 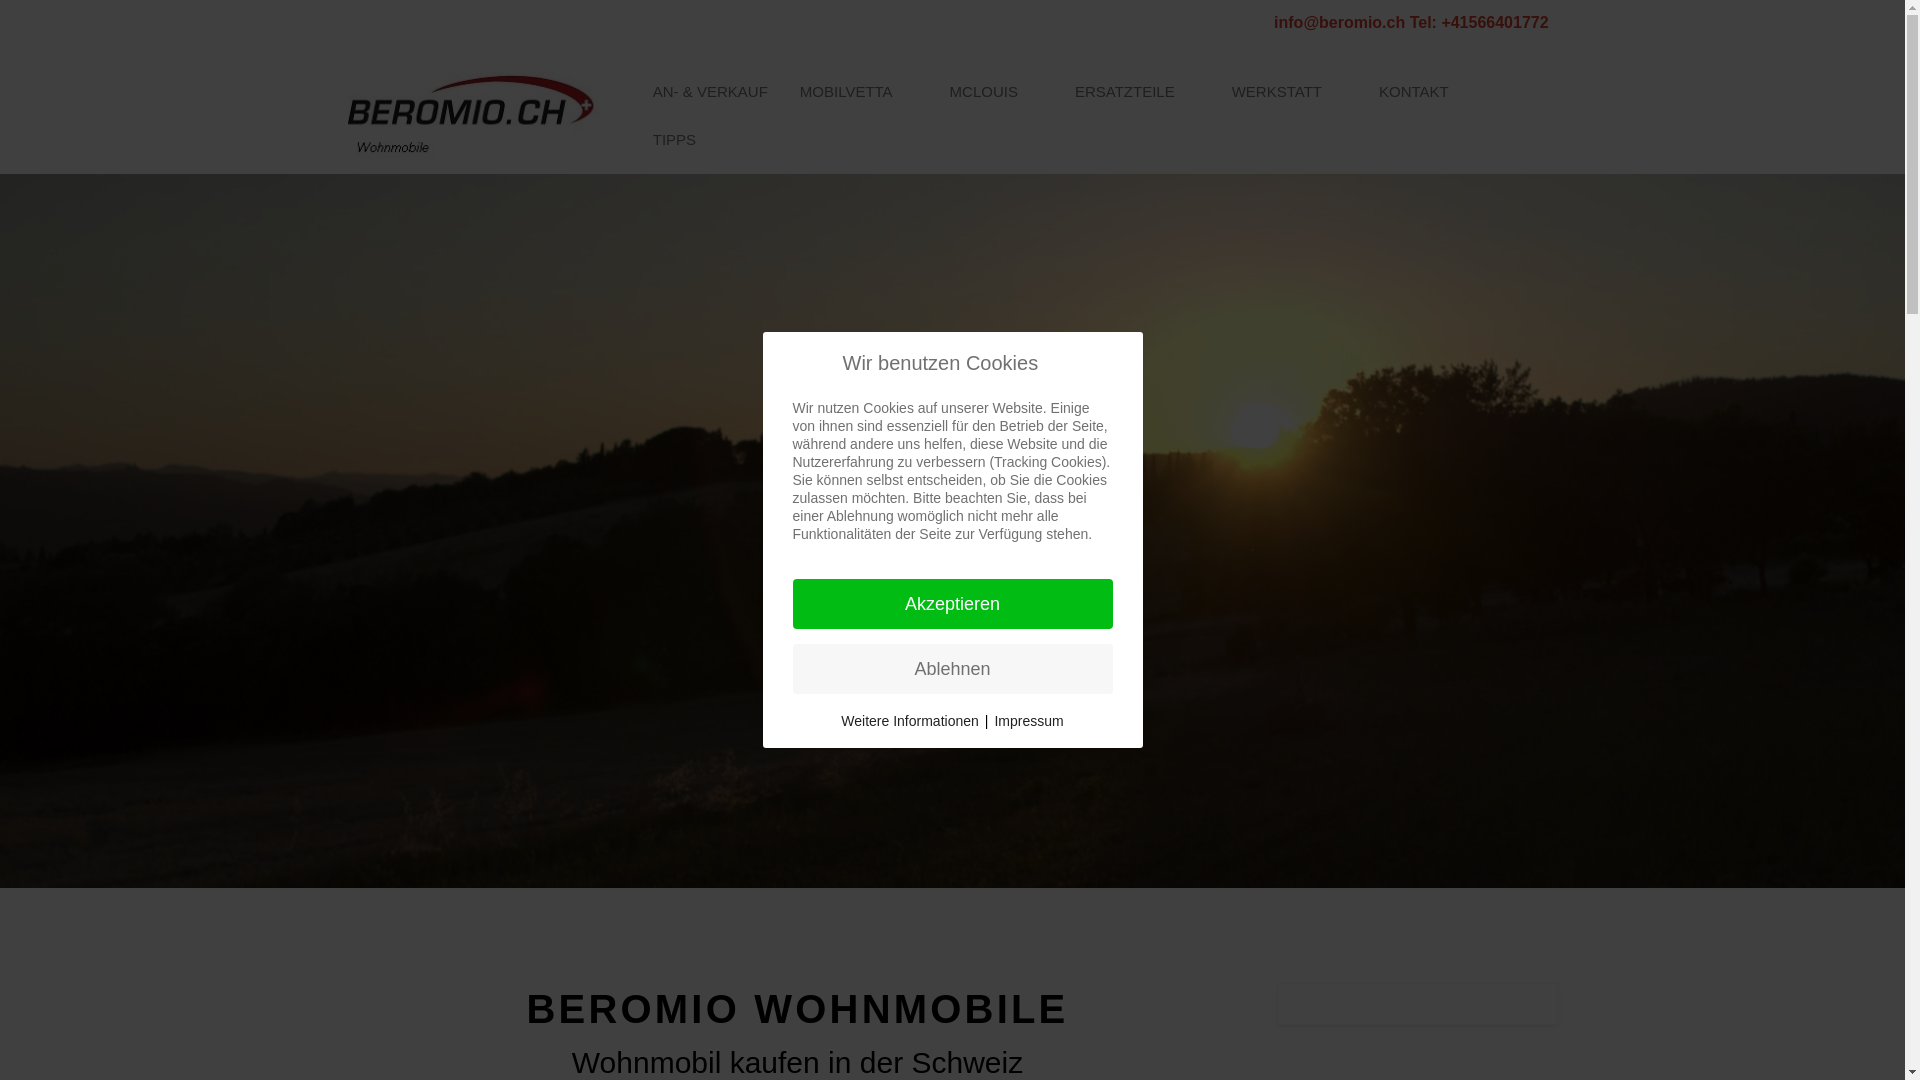 I want to click on 'KONTAKT', so click(x=1362, y=92).